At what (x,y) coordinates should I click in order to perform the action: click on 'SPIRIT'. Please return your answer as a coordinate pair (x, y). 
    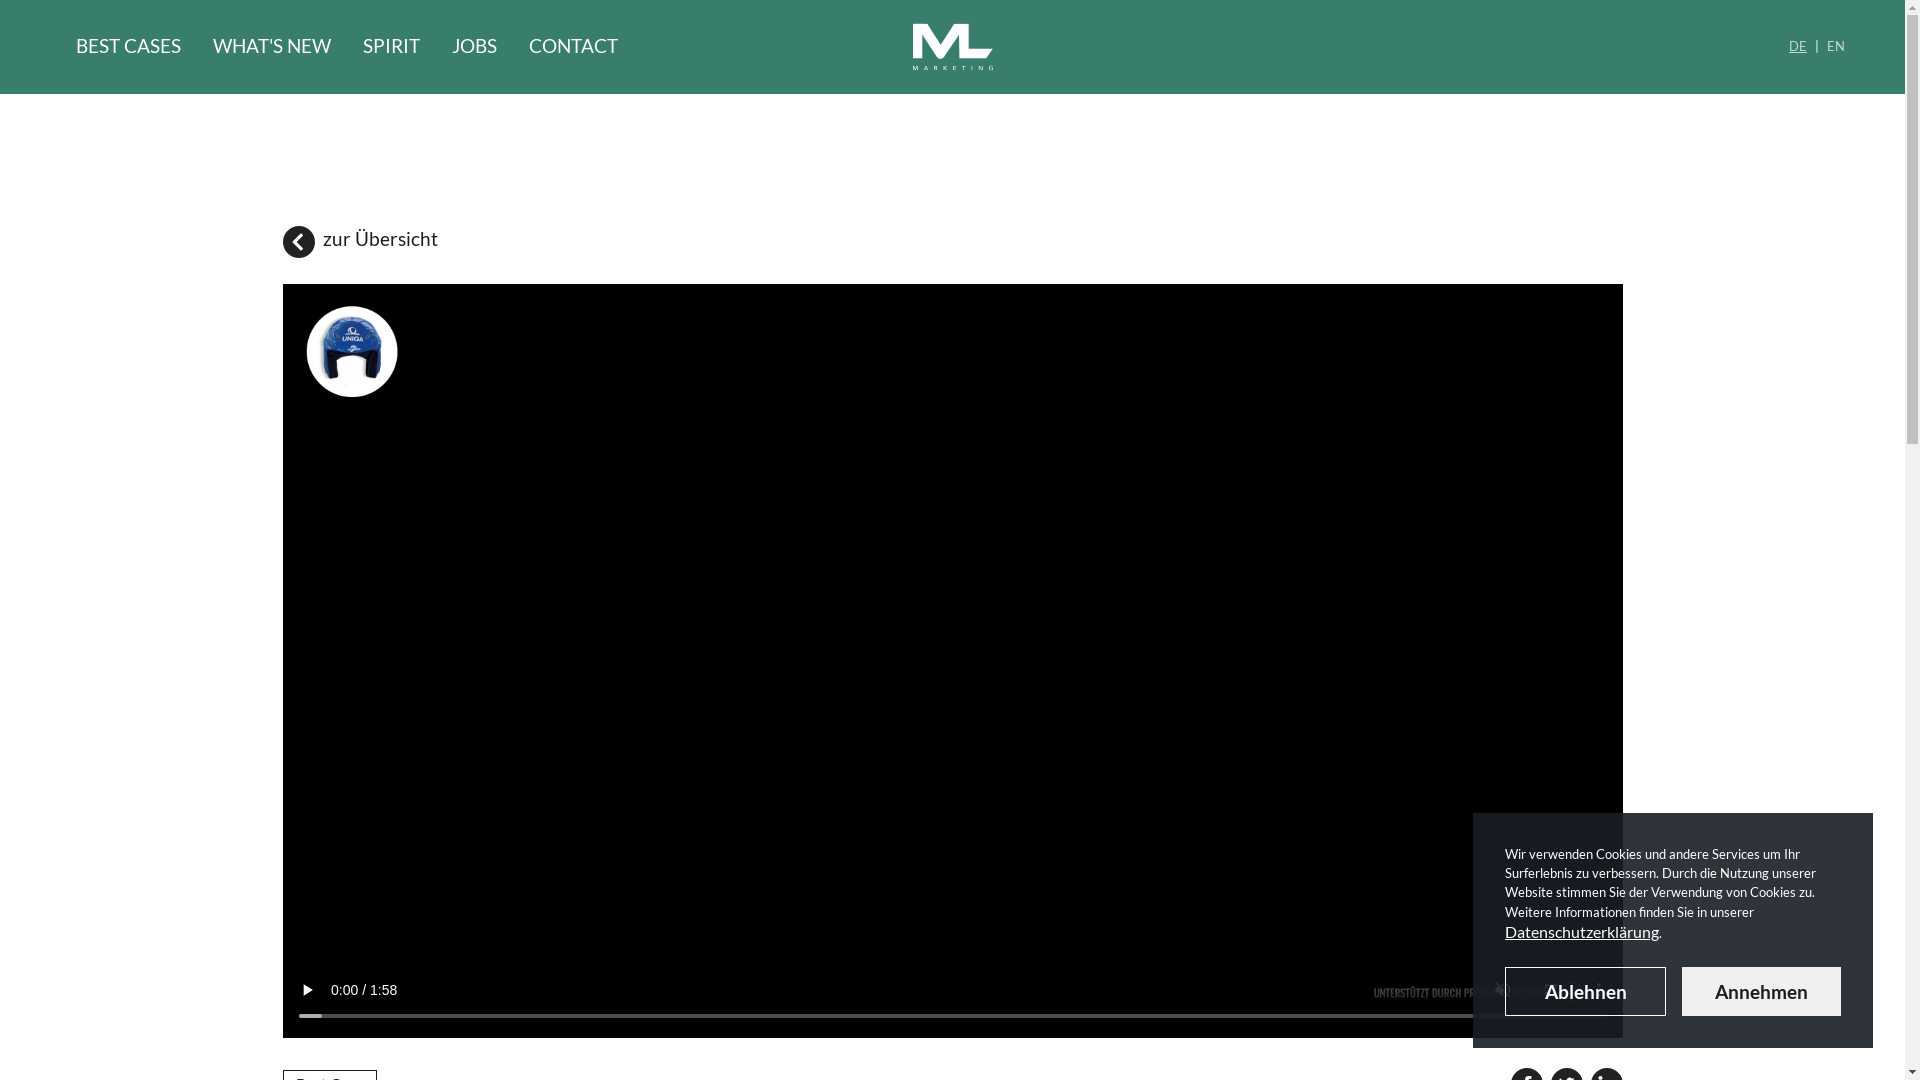
    Looking at the image, I should click on (391, 46).